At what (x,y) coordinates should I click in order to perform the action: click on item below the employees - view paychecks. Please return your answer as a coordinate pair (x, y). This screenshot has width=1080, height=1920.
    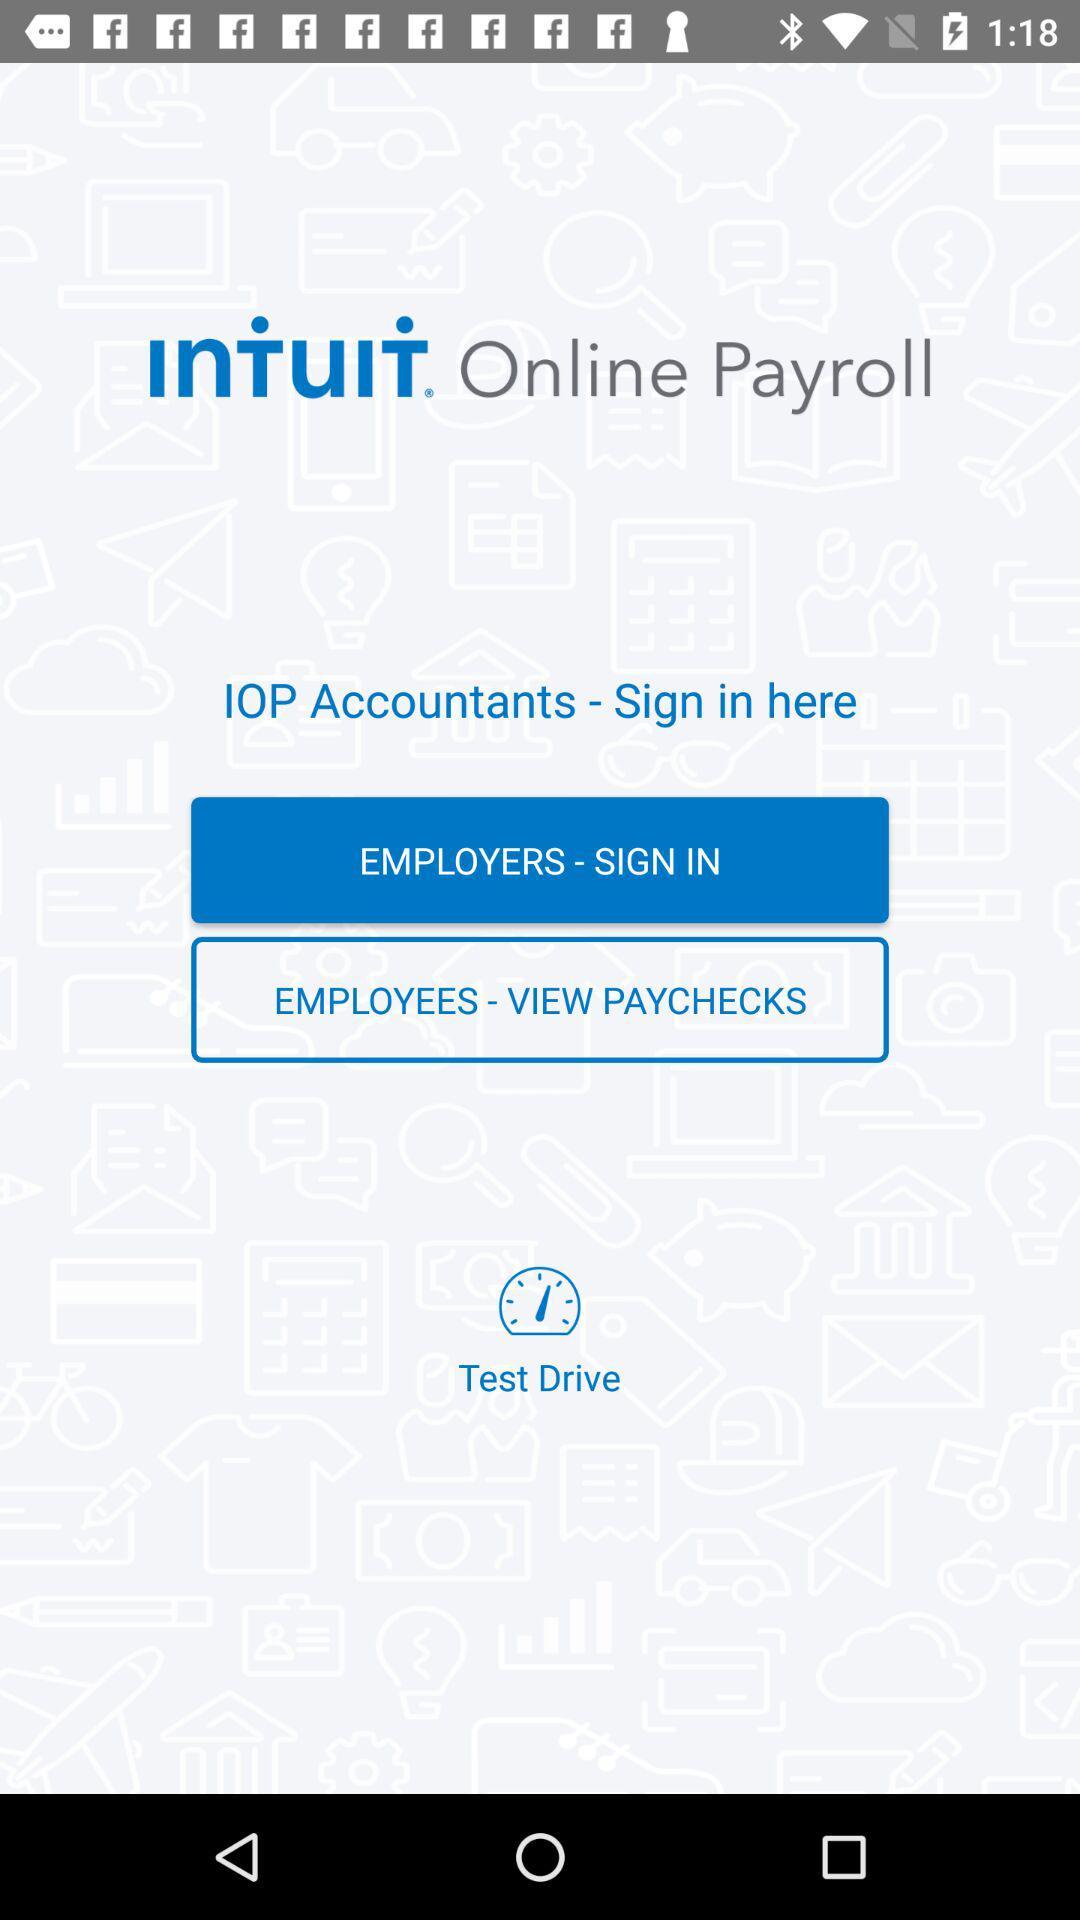
    Looking at the image, I should click on (538, 1333).